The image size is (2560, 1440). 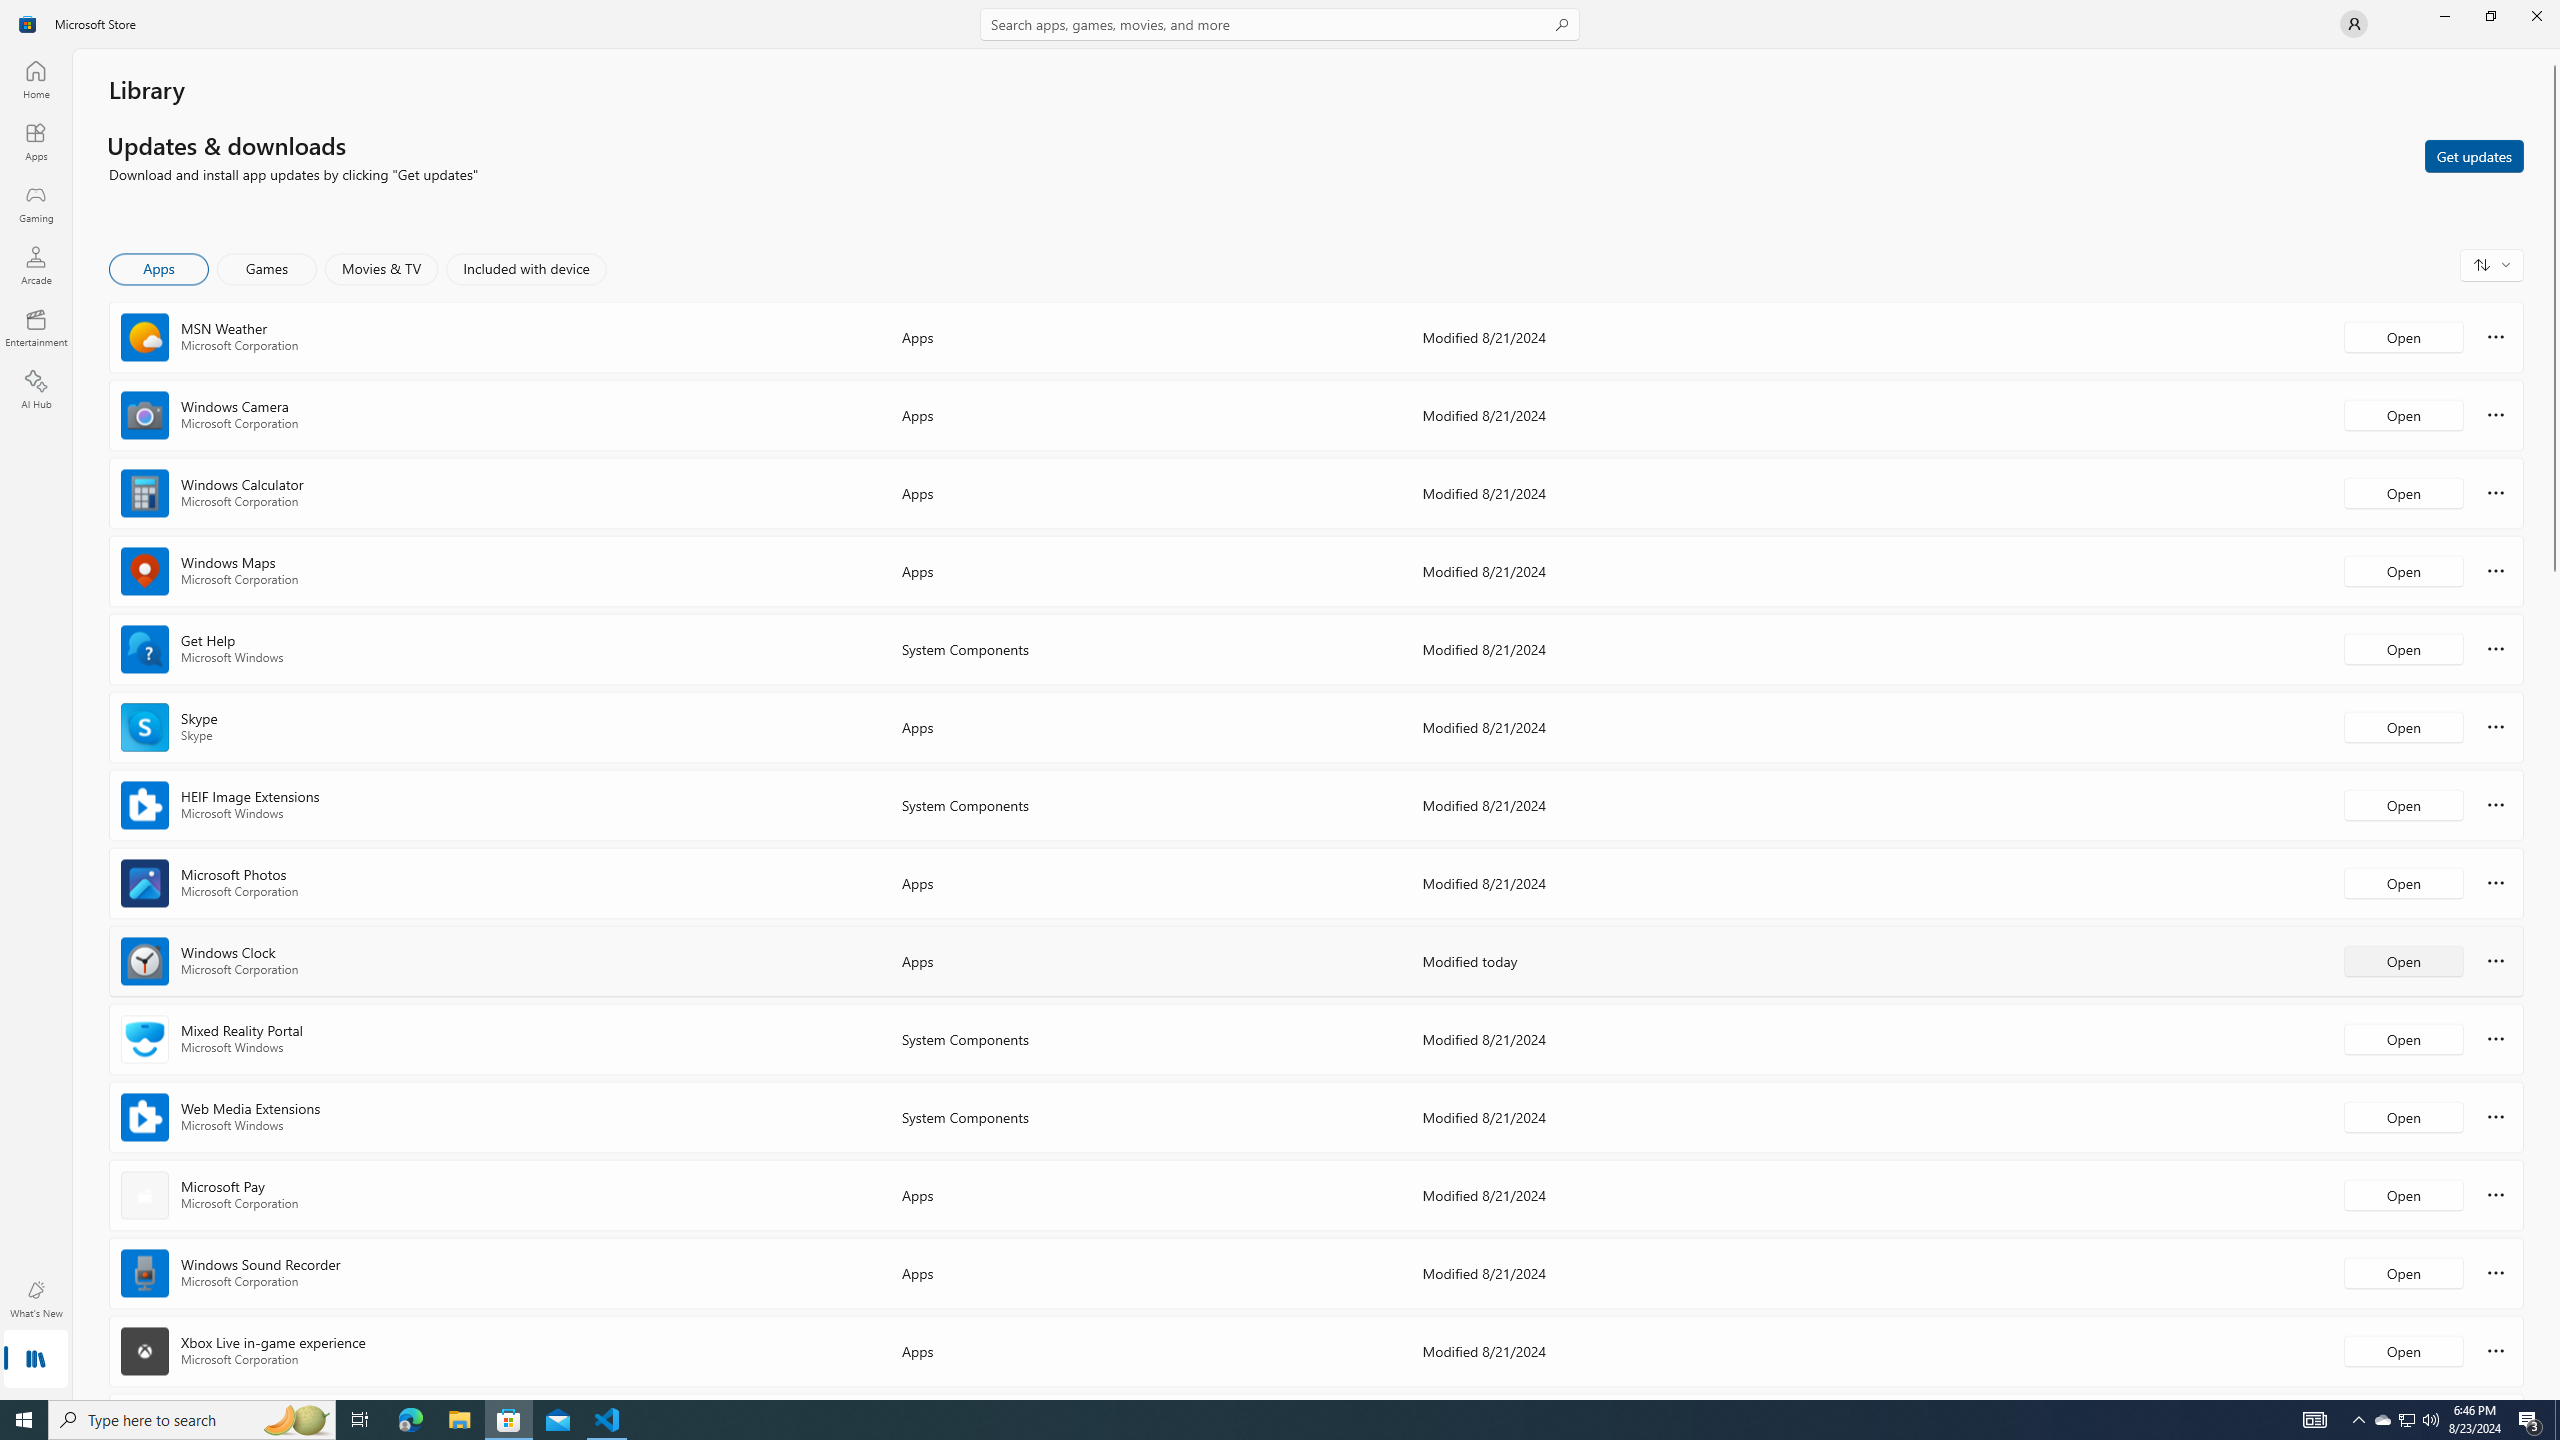 What do you see at coordinates (34, 1298) in the screenshot?
I see `'What'` at bounding box center [34, 1298].